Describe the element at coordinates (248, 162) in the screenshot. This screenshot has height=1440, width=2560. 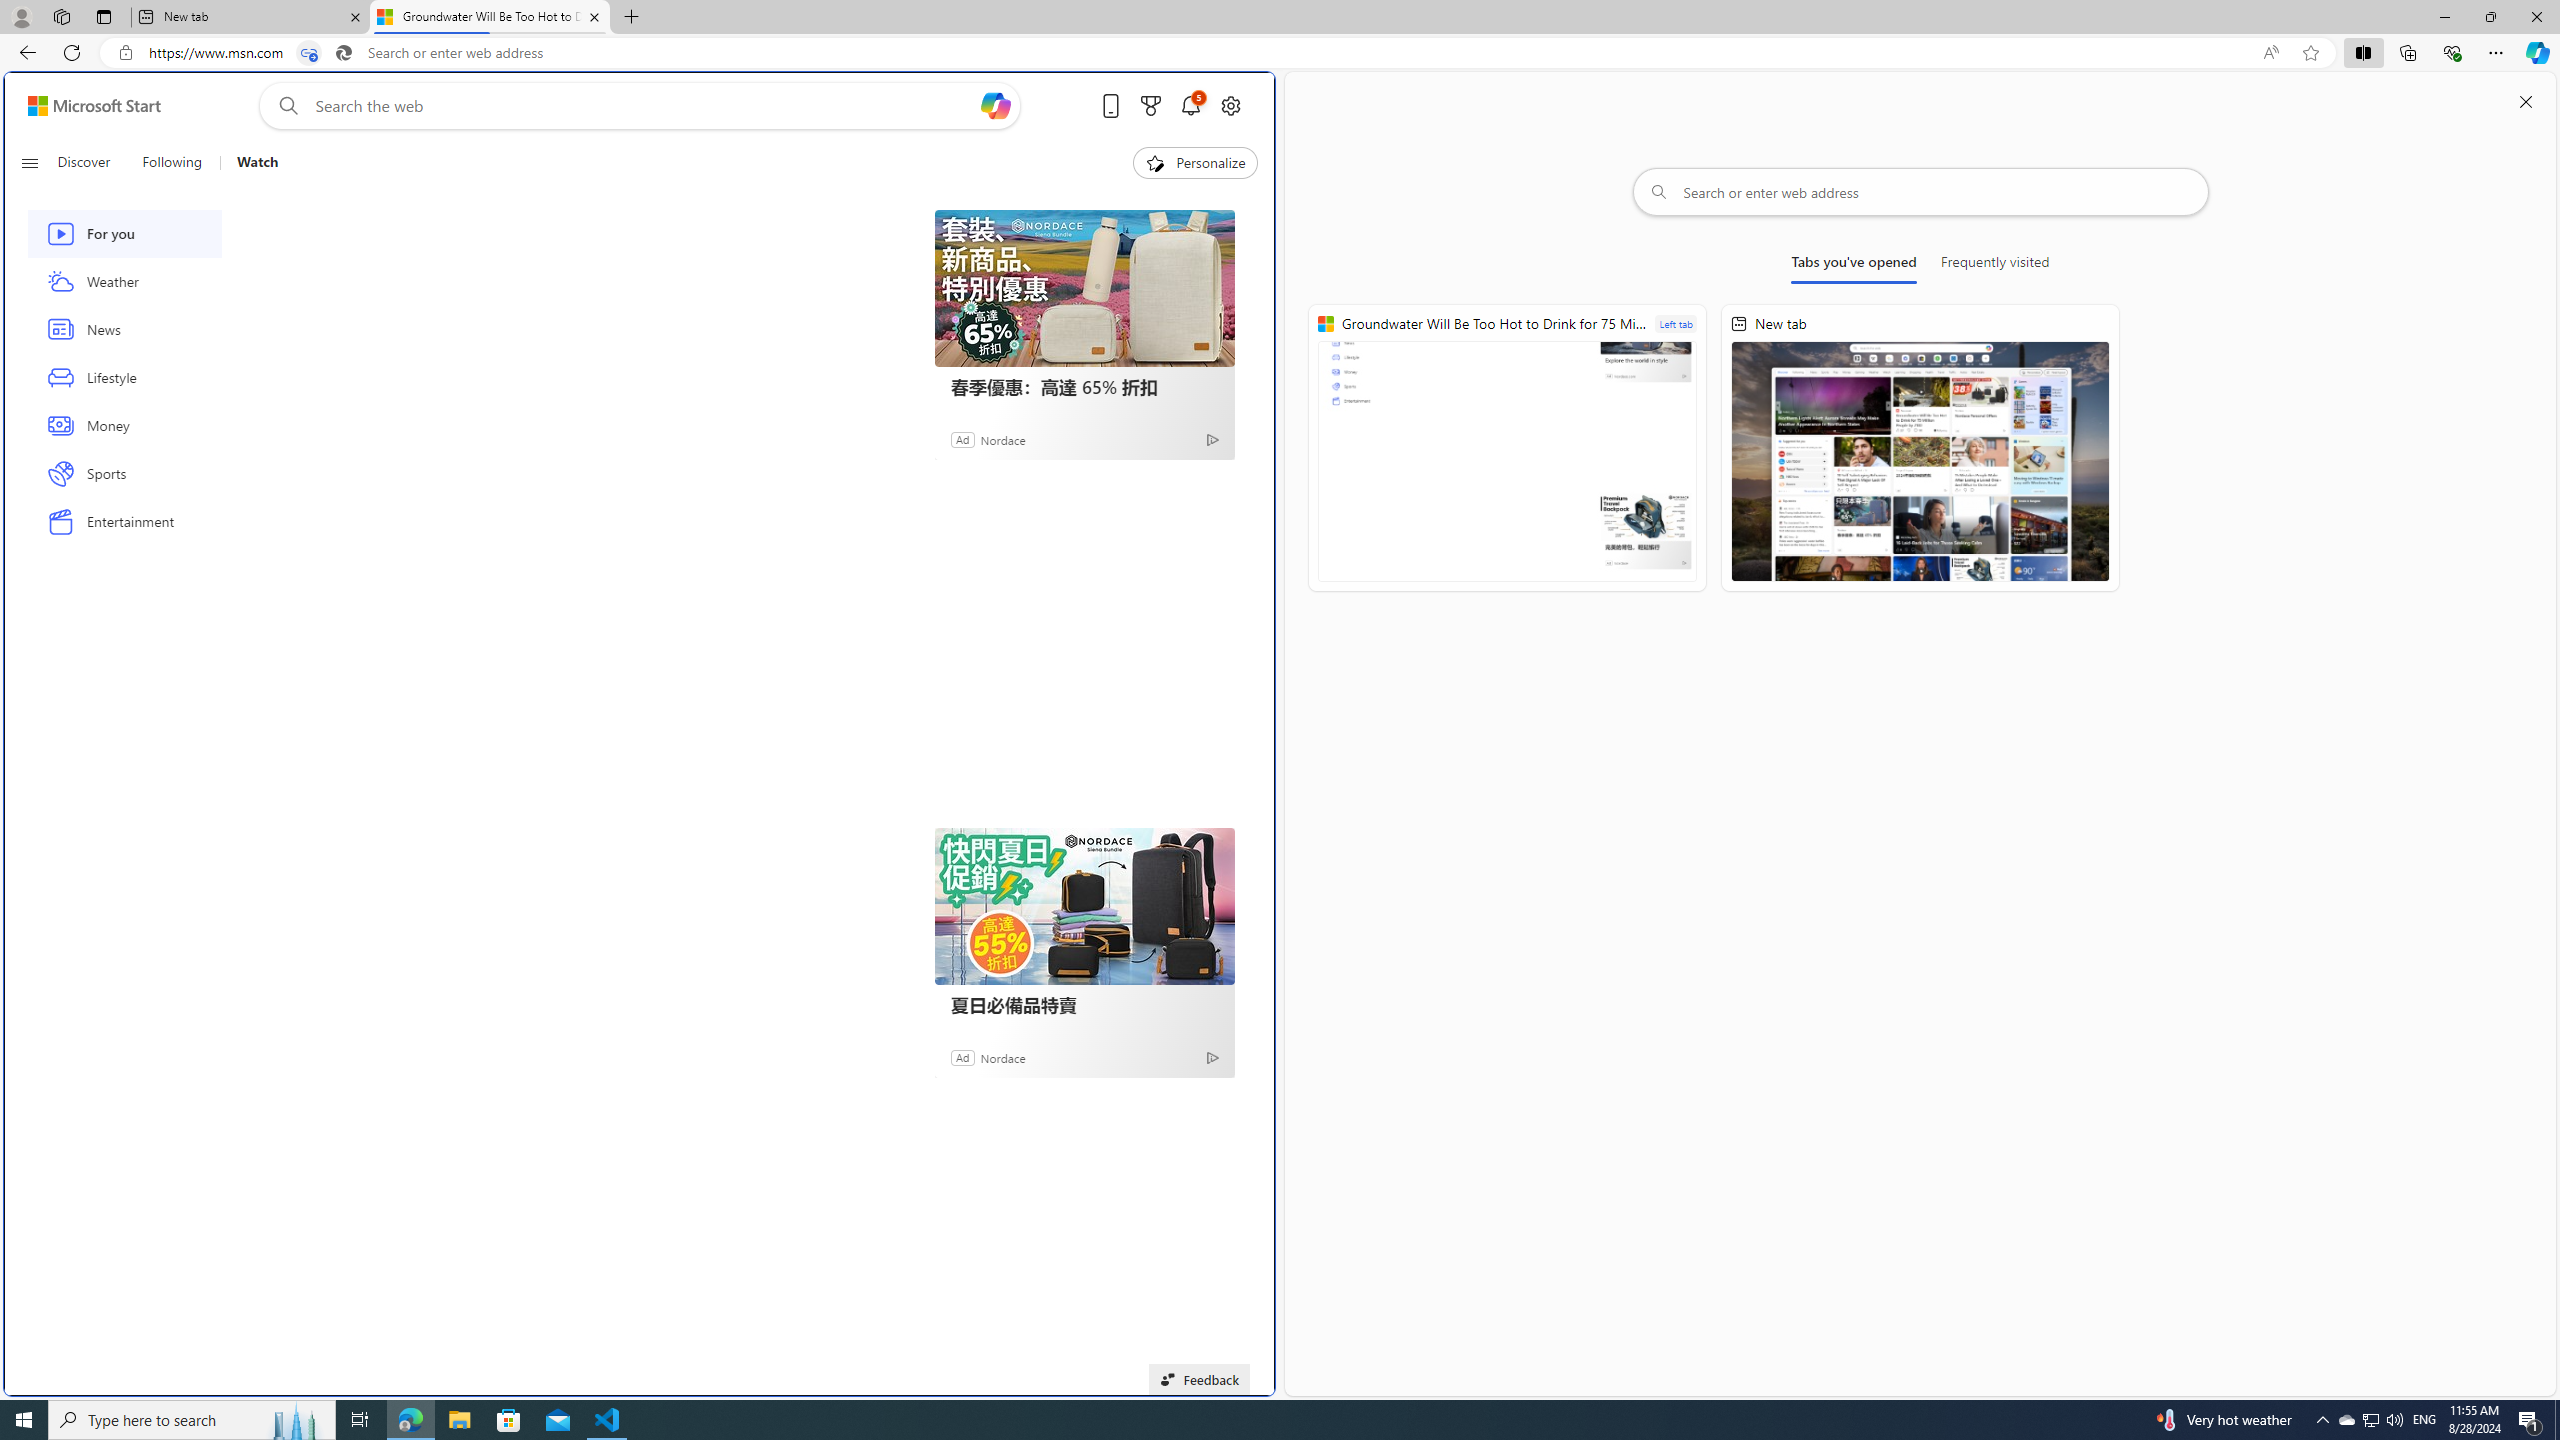
I see `'Watch'` at that location.